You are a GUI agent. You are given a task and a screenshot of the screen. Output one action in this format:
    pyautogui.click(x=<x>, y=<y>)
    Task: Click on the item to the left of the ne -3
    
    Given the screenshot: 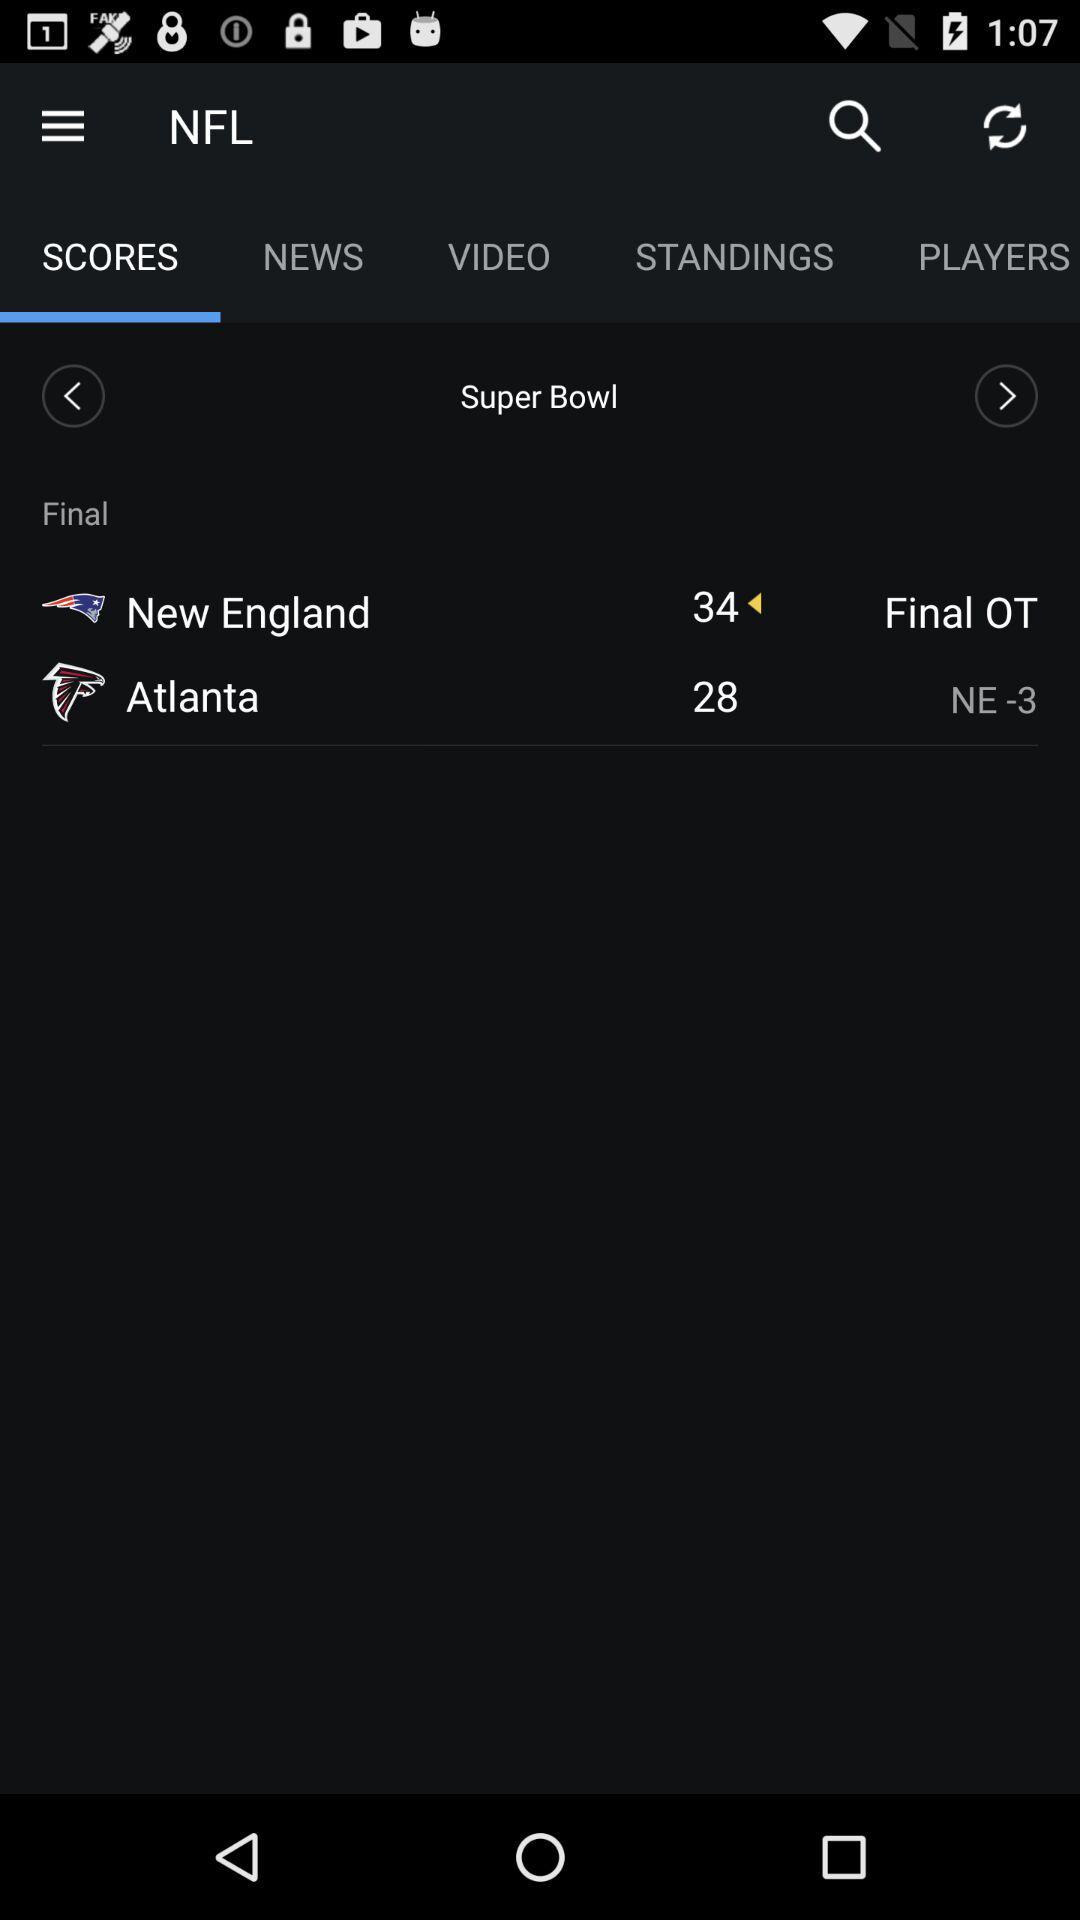 What is the action you would take?
    pyautogui.click(x=714, y=695)
    